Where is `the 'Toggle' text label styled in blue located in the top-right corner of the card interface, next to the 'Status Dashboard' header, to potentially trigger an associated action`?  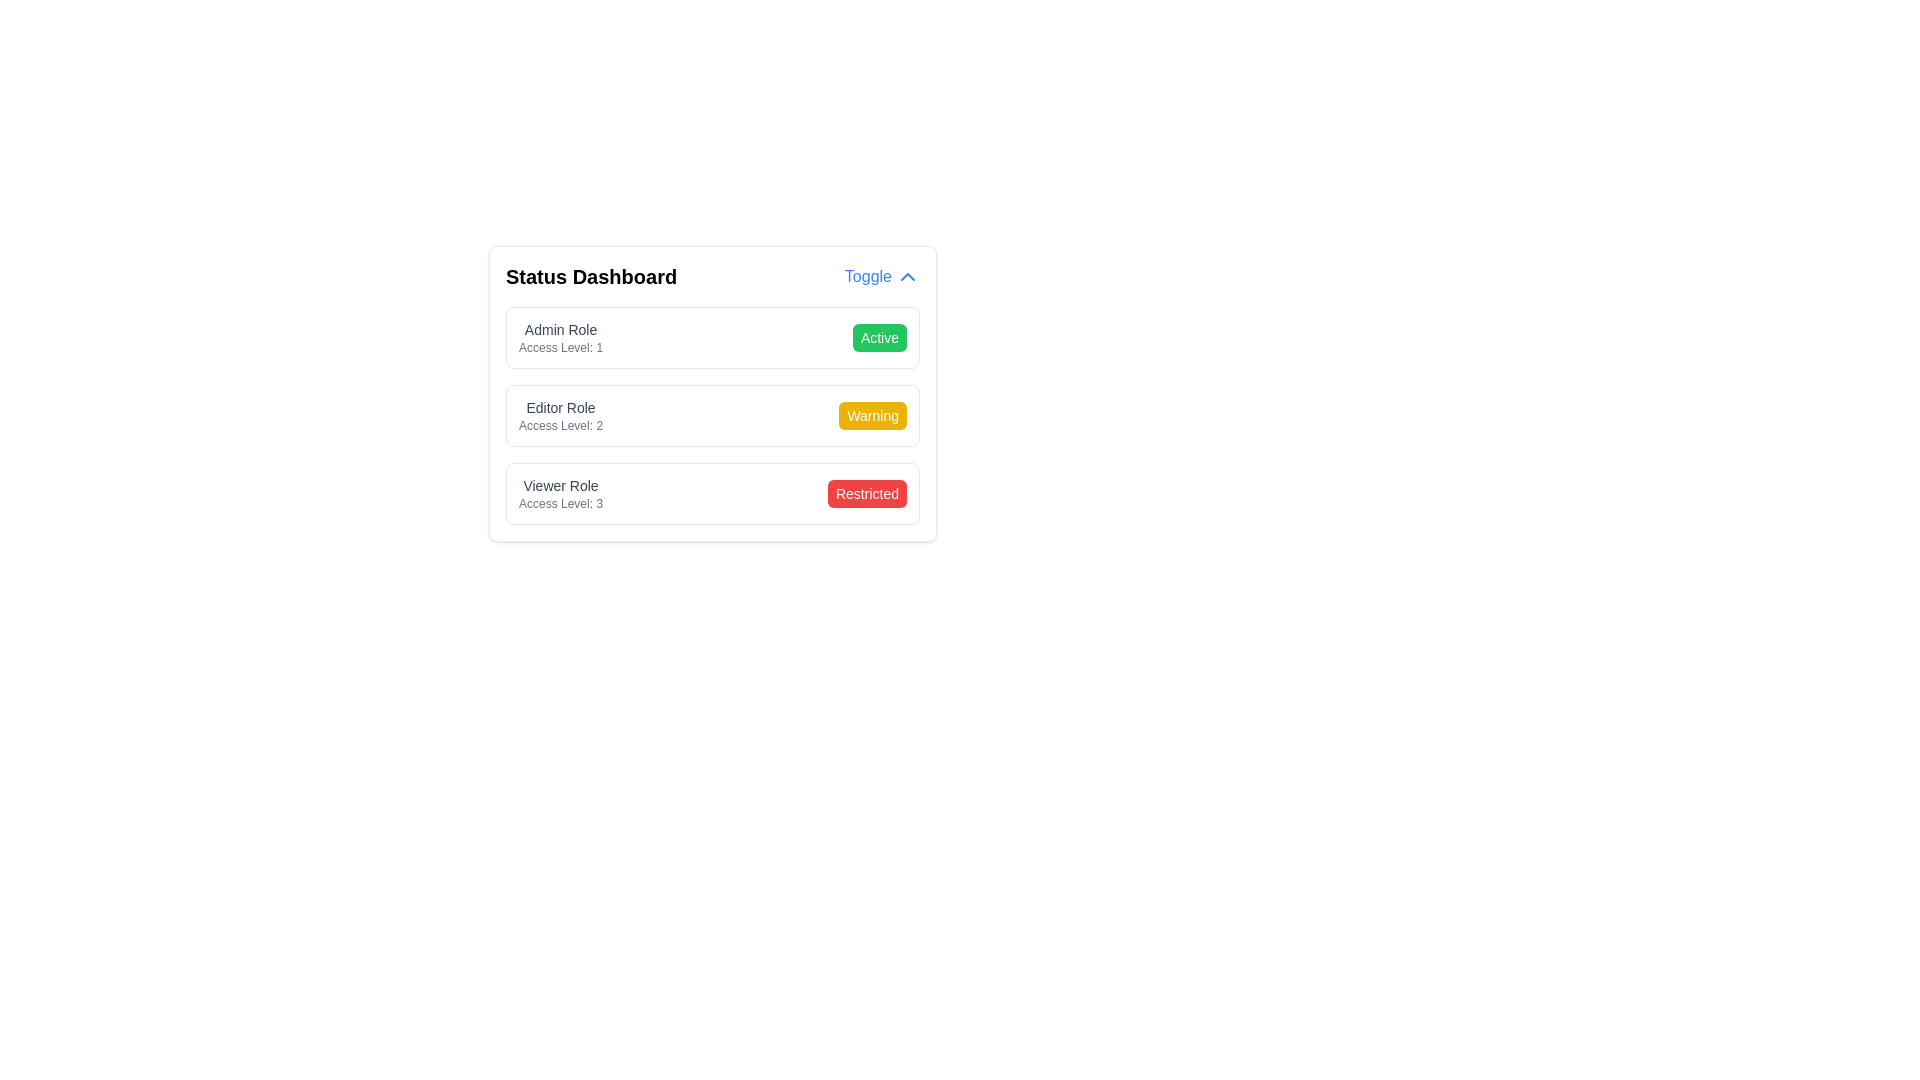
the 'Toggle' text label styled in blue located in the top-right corner of the card interface, next to the 'Status Dashboard' header, to potentially trigger an associated action is located at coordinates (868, 277).